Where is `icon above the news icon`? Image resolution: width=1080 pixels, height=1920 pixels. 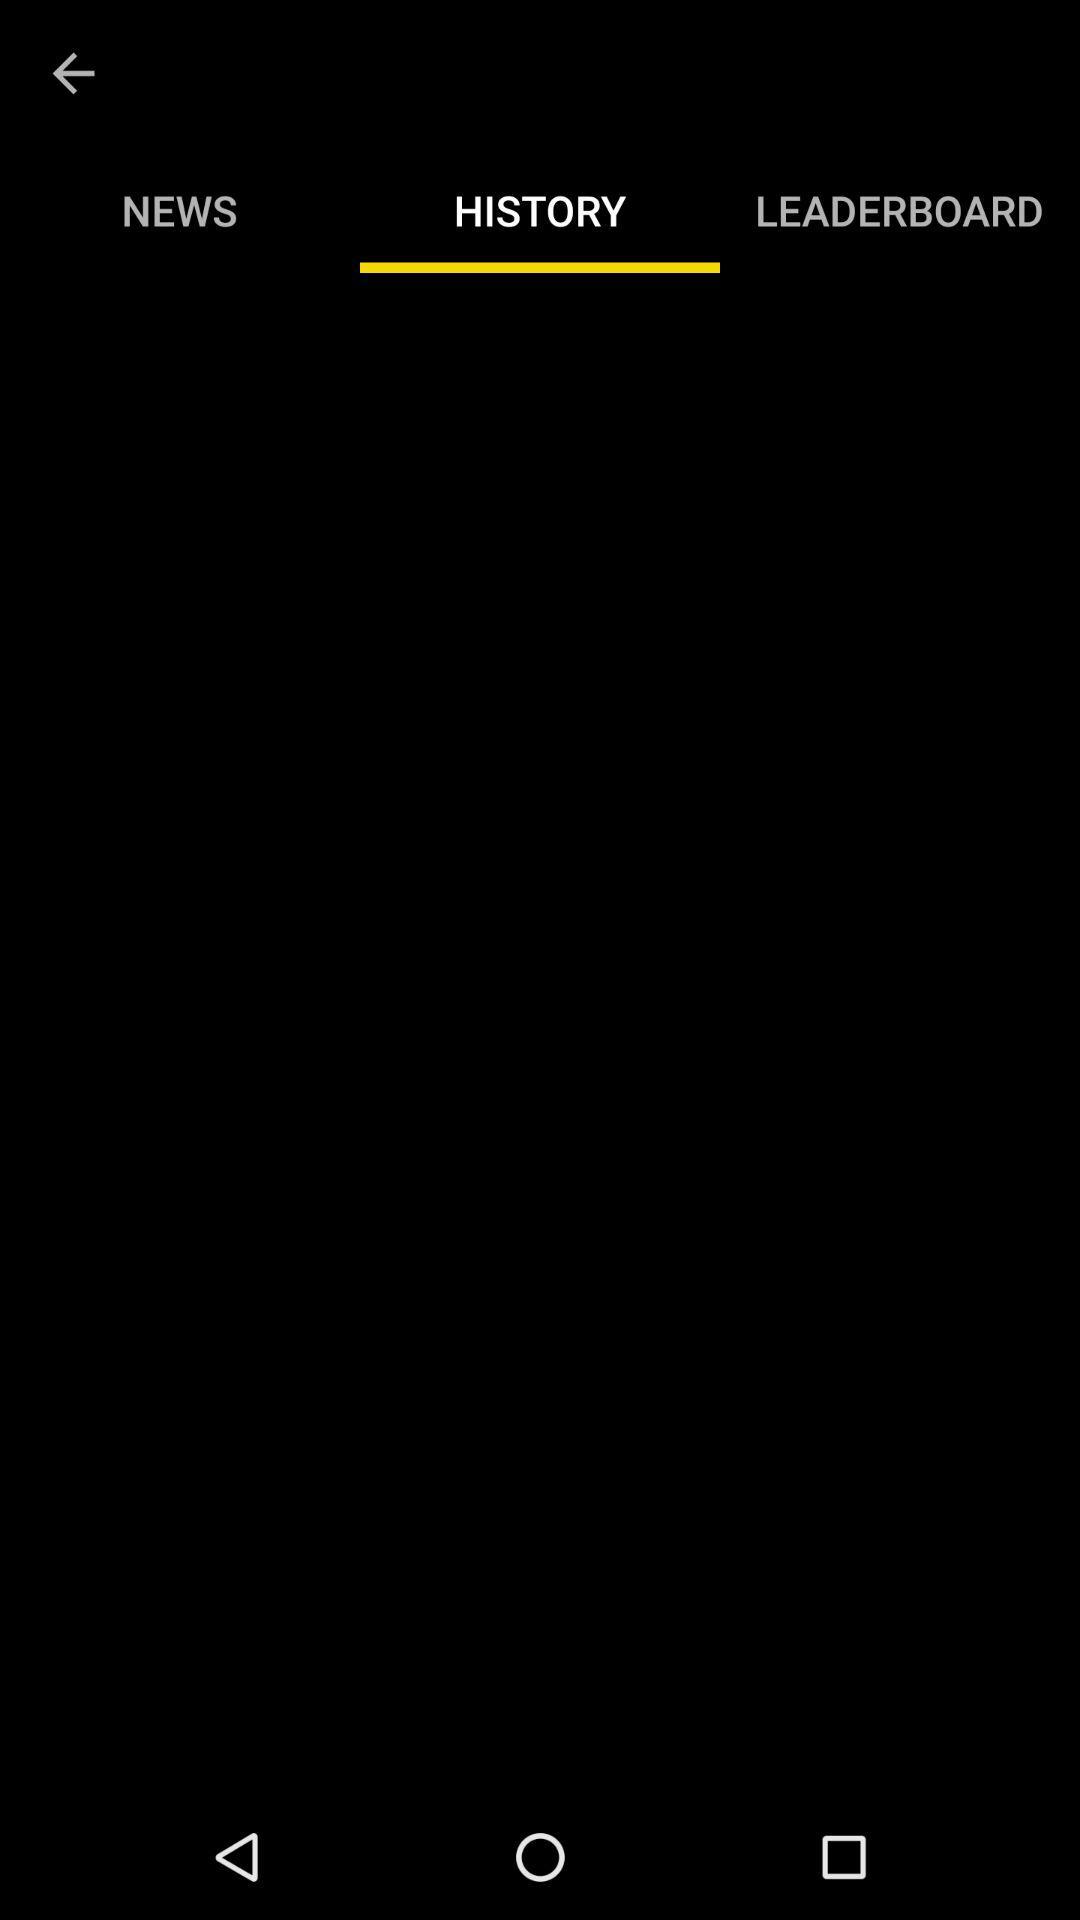 icon above the news icon is located at coordinates (72, 73).